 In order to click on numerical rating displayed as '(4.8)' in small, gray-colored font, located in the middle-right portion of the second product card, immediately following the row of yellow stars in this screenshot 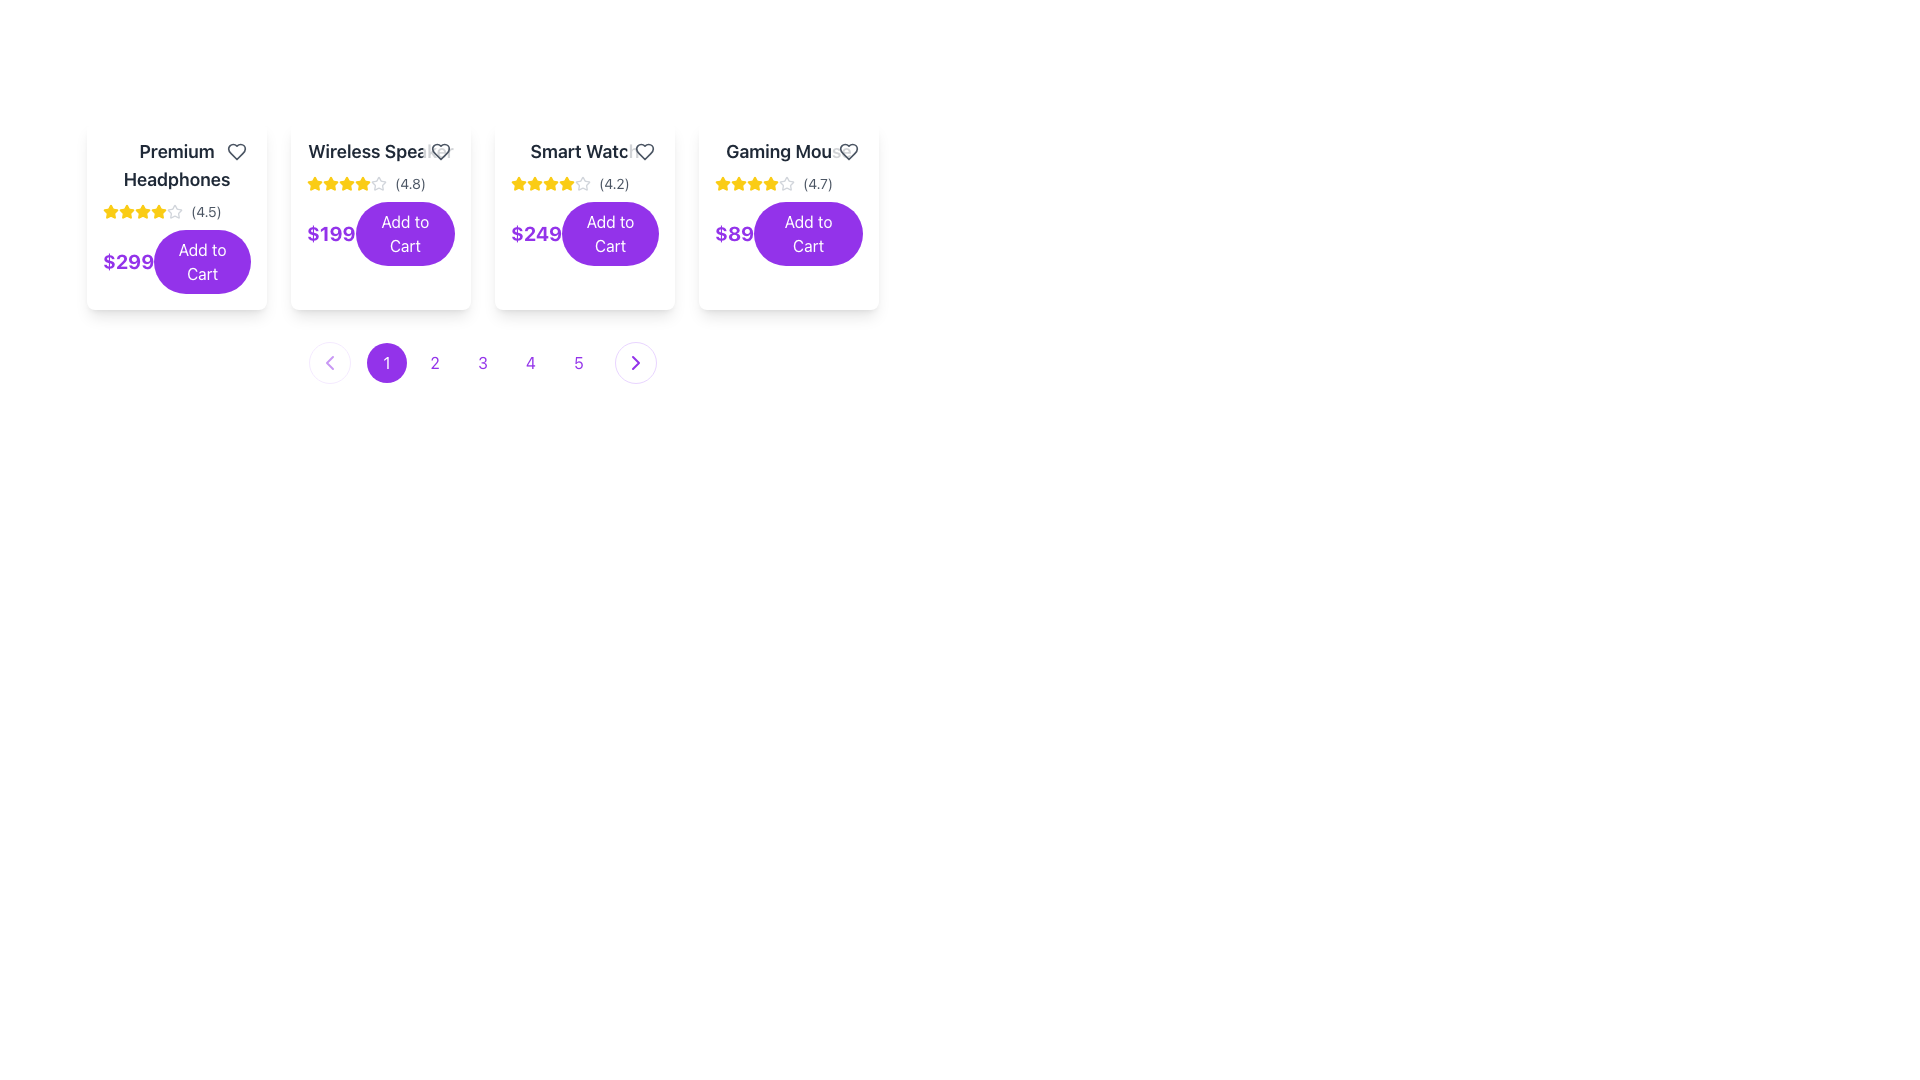, I will do `click(409, 184)`.